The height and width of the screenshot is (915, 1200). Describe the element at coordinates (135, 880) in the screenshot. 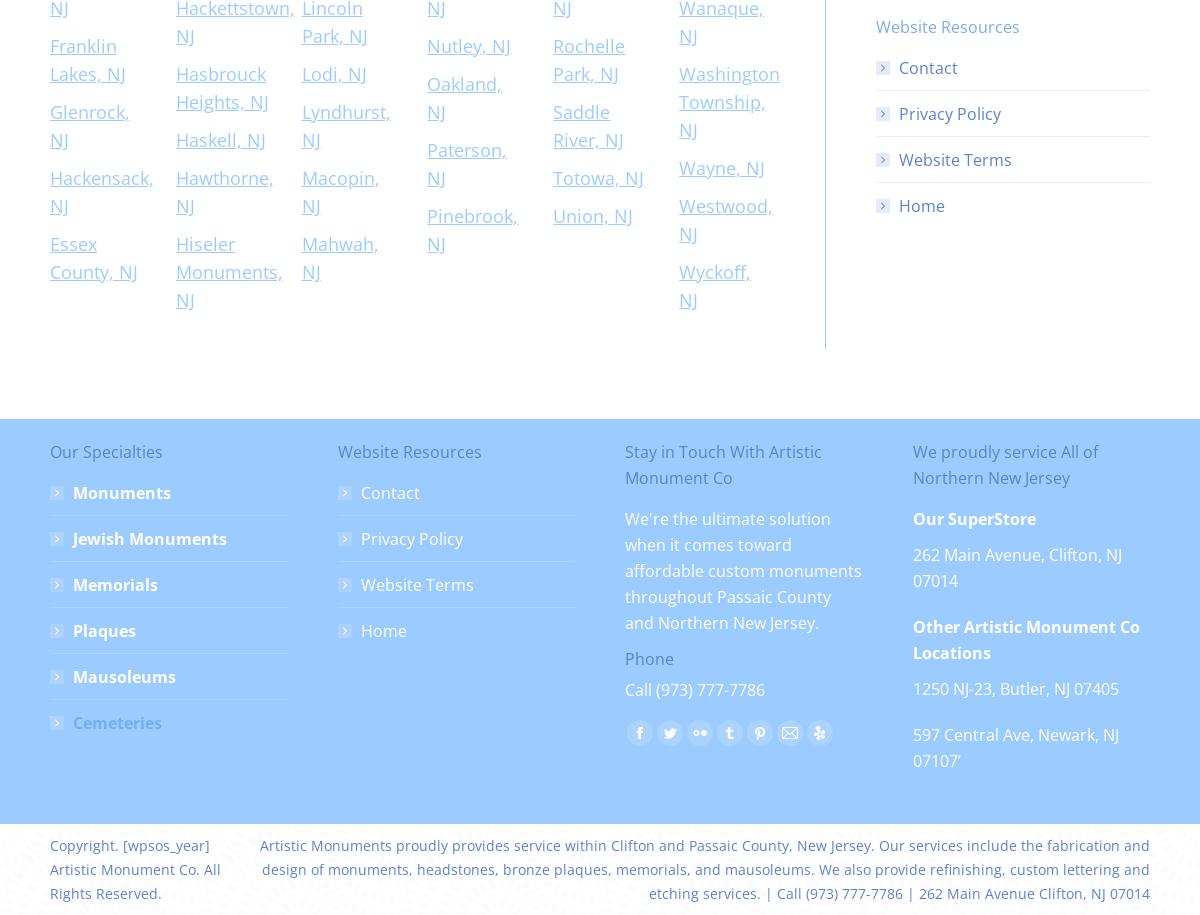

I see `'Artistic Monument Co. All Rights Reserved.'` at that location.